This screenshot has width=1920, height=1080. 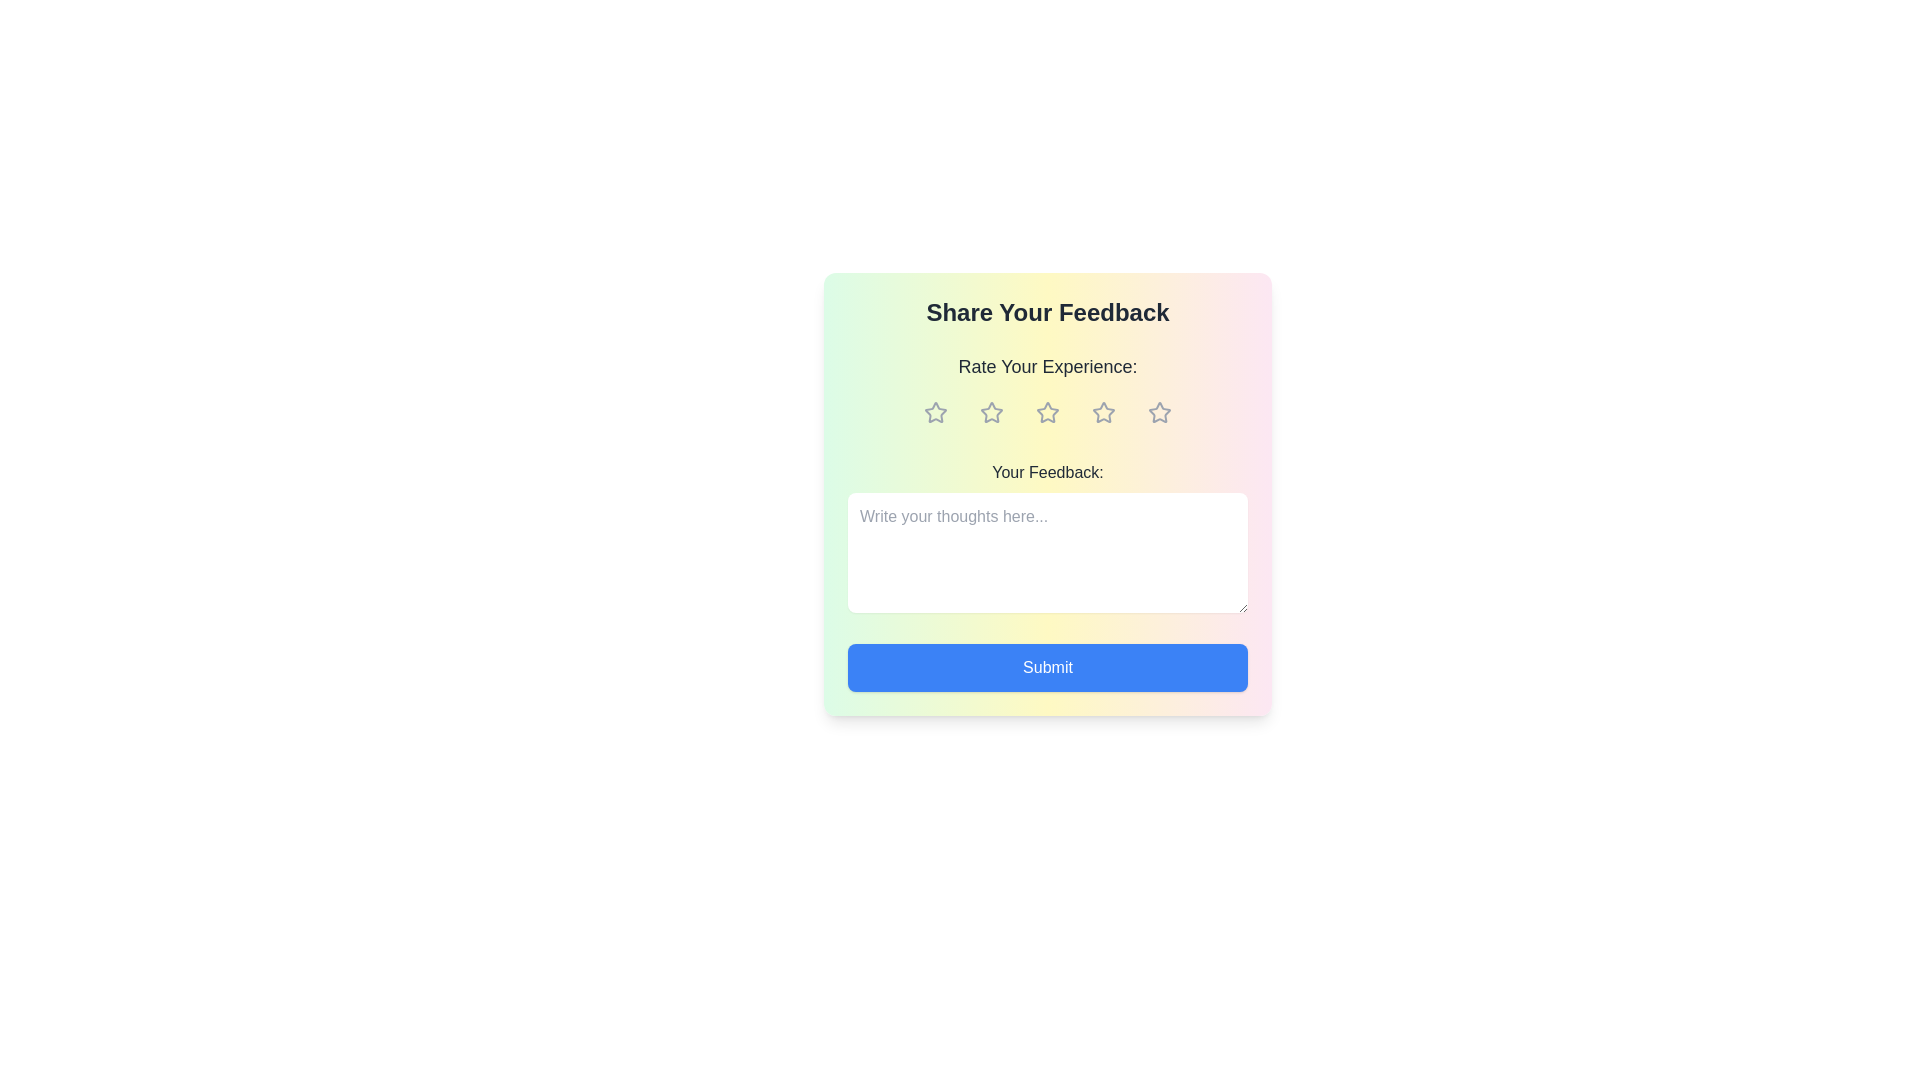 I want to click on the first star icon in the rating section to assign a rating value, located under the 'Rate Your Experience' header, so click(x=935, y=411).